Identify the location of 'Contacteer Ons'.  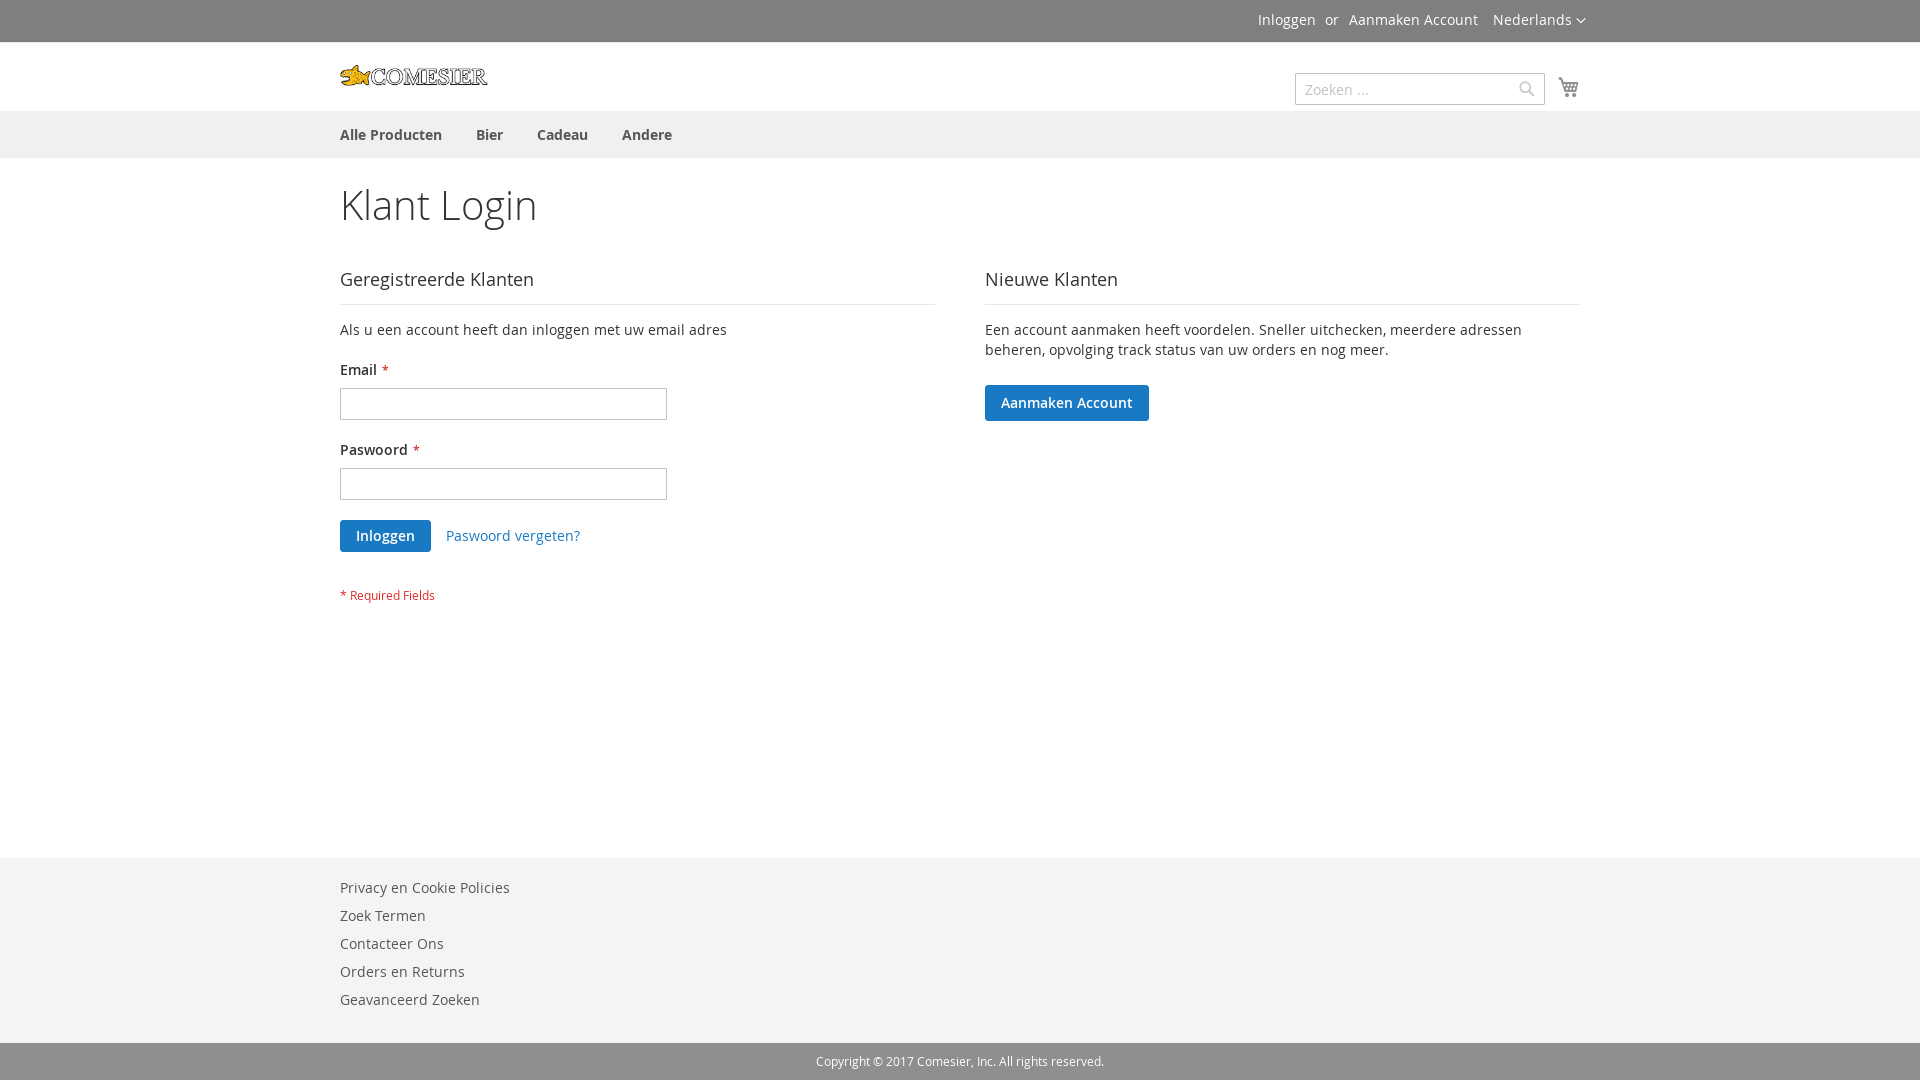
(392, 943).